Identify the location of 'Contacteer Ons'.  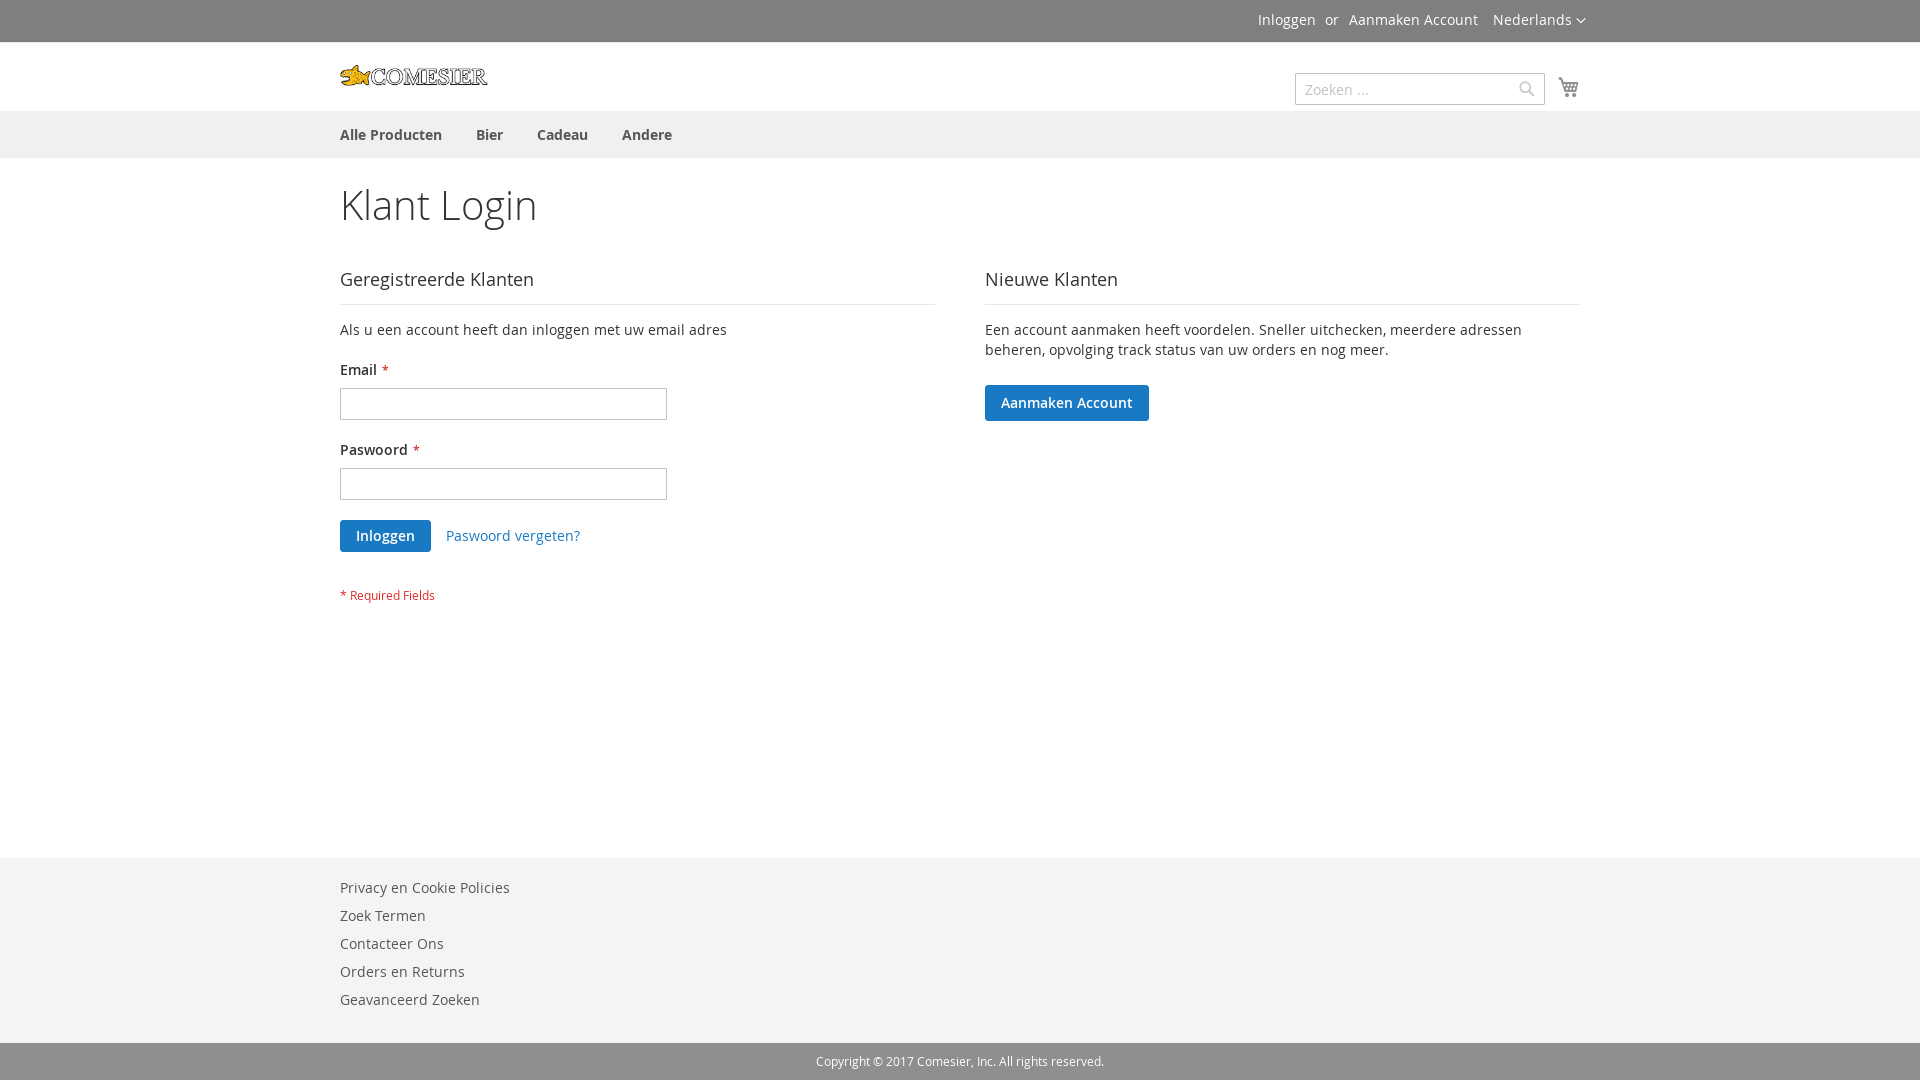
(392, 943).